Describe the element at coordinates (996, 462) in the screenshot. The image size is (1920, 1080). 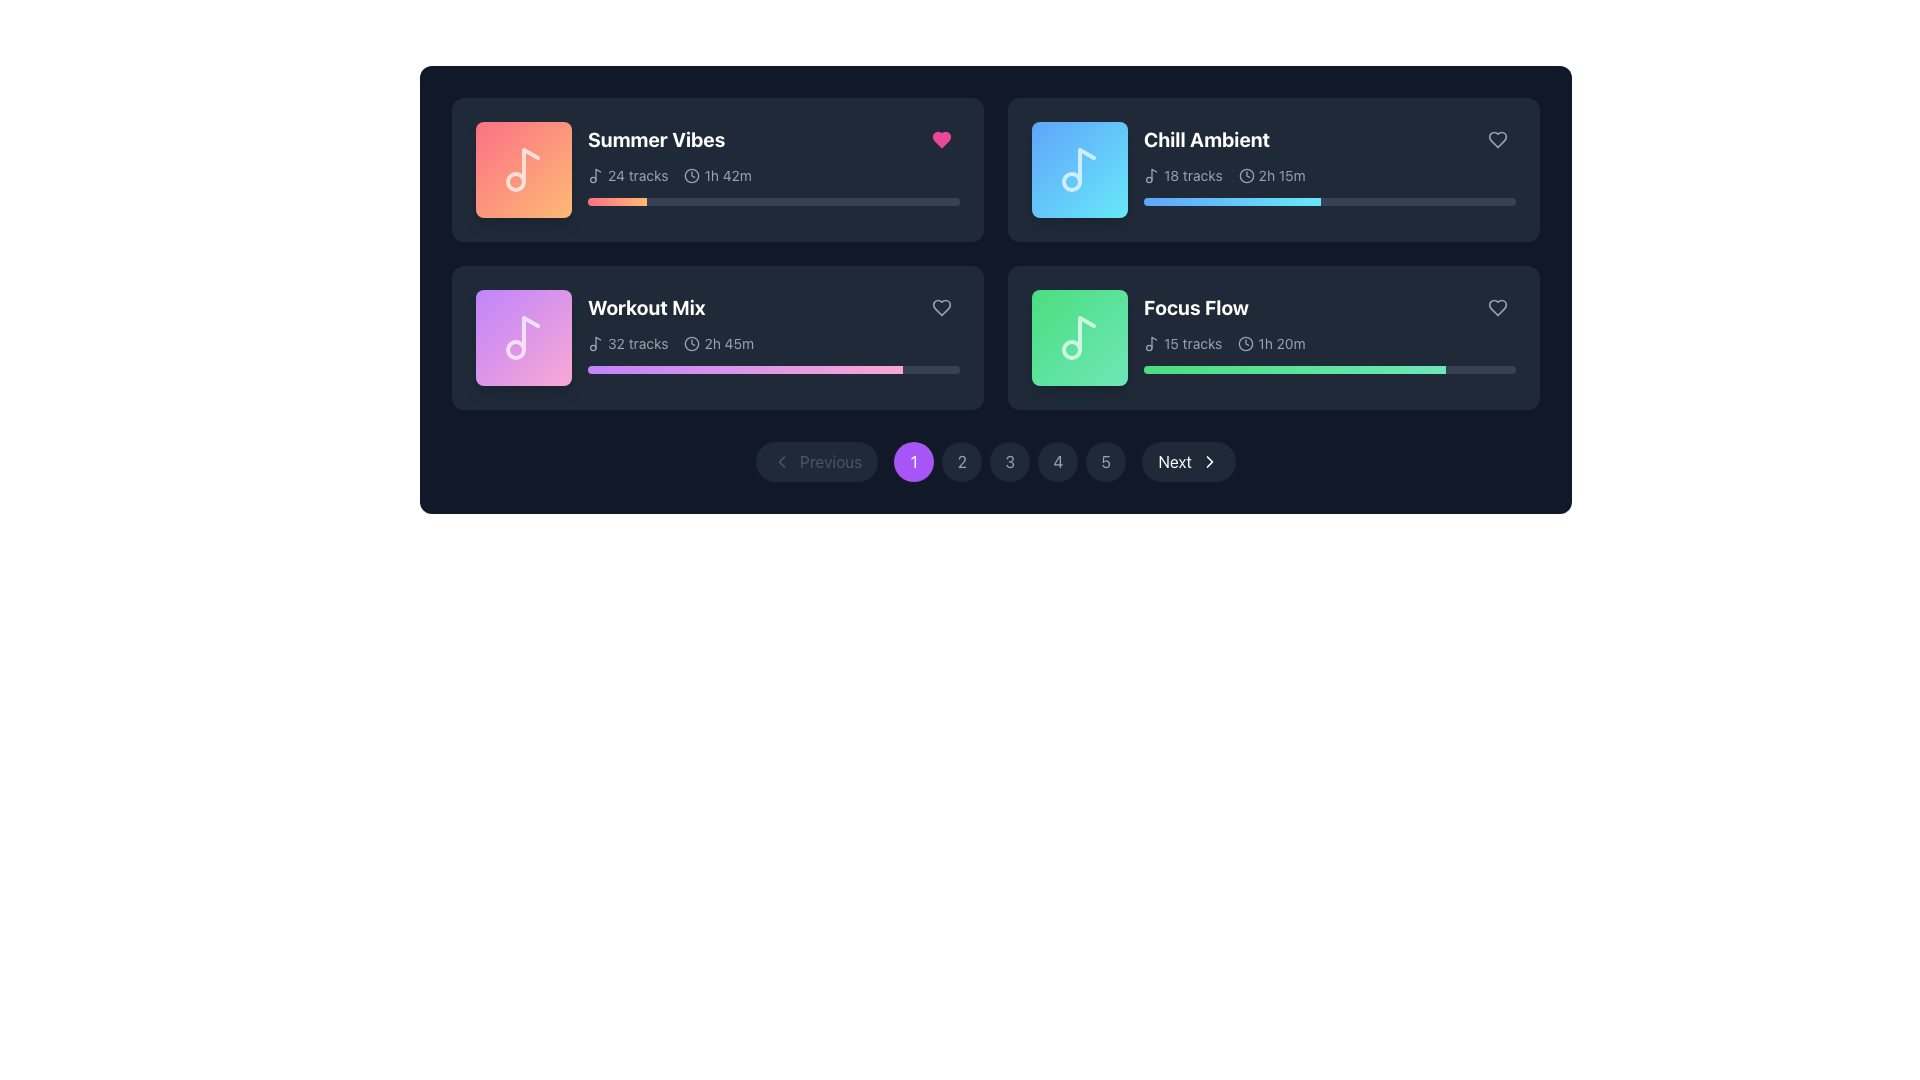
I see `the third pagination button located at the bottom of the playlist interface` at that location.